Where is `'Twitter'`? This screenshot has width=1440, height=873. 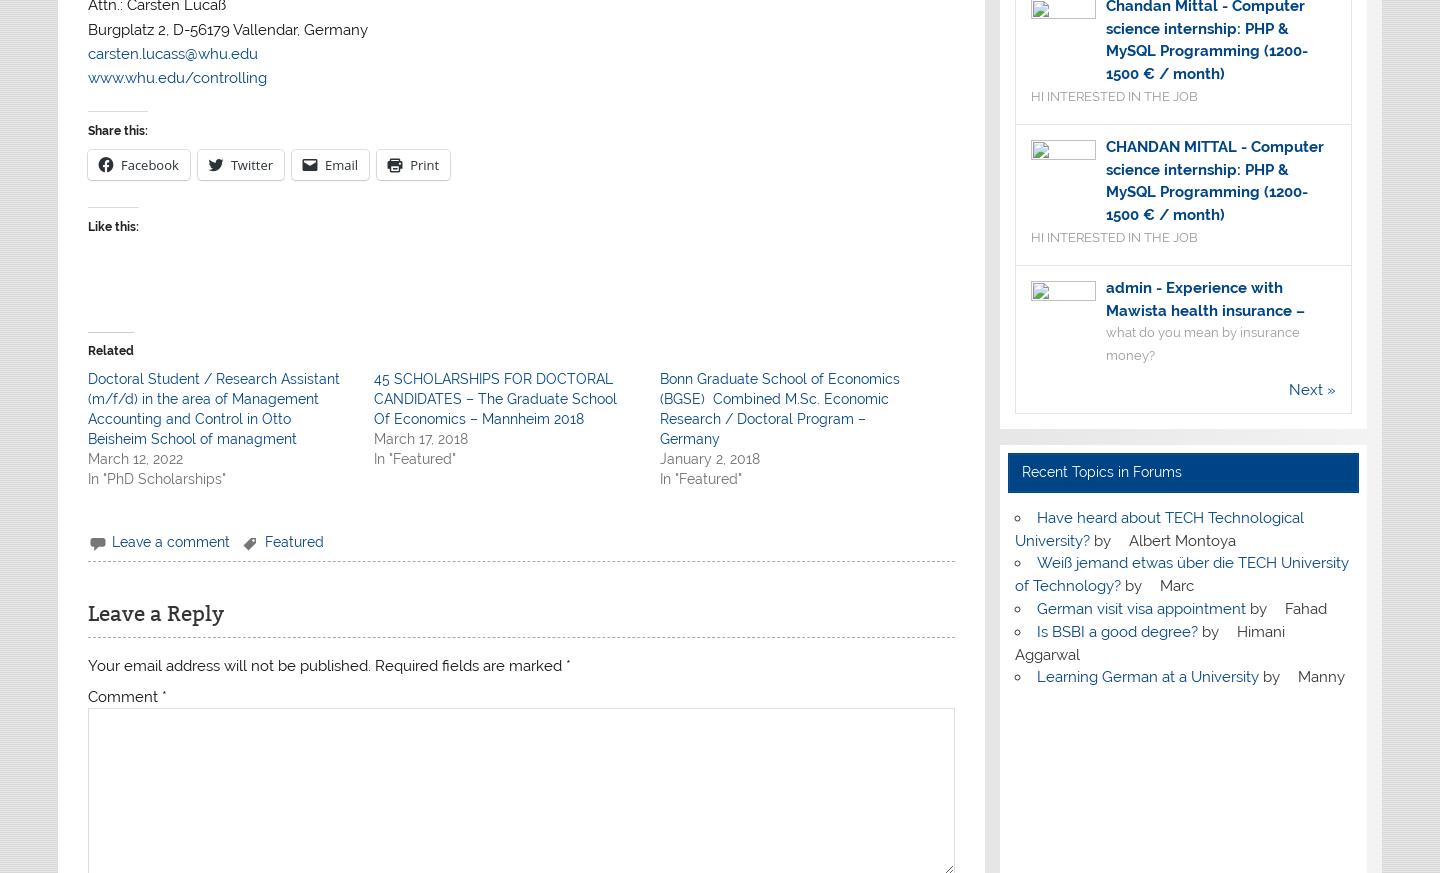 'Twitter' is located at coordinates (250, 164).